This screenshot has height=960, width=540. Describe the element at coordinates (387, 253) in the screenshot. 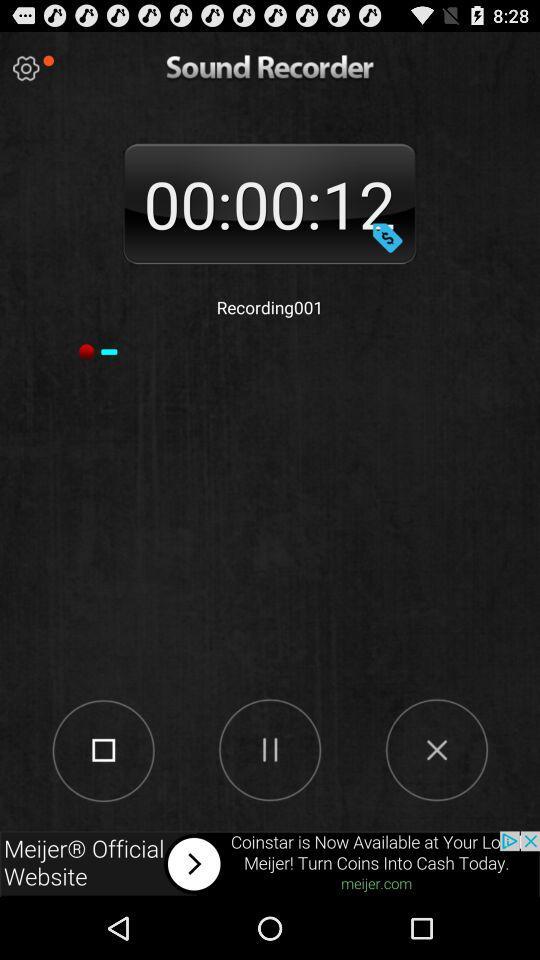

I see `the label icon` at that location.